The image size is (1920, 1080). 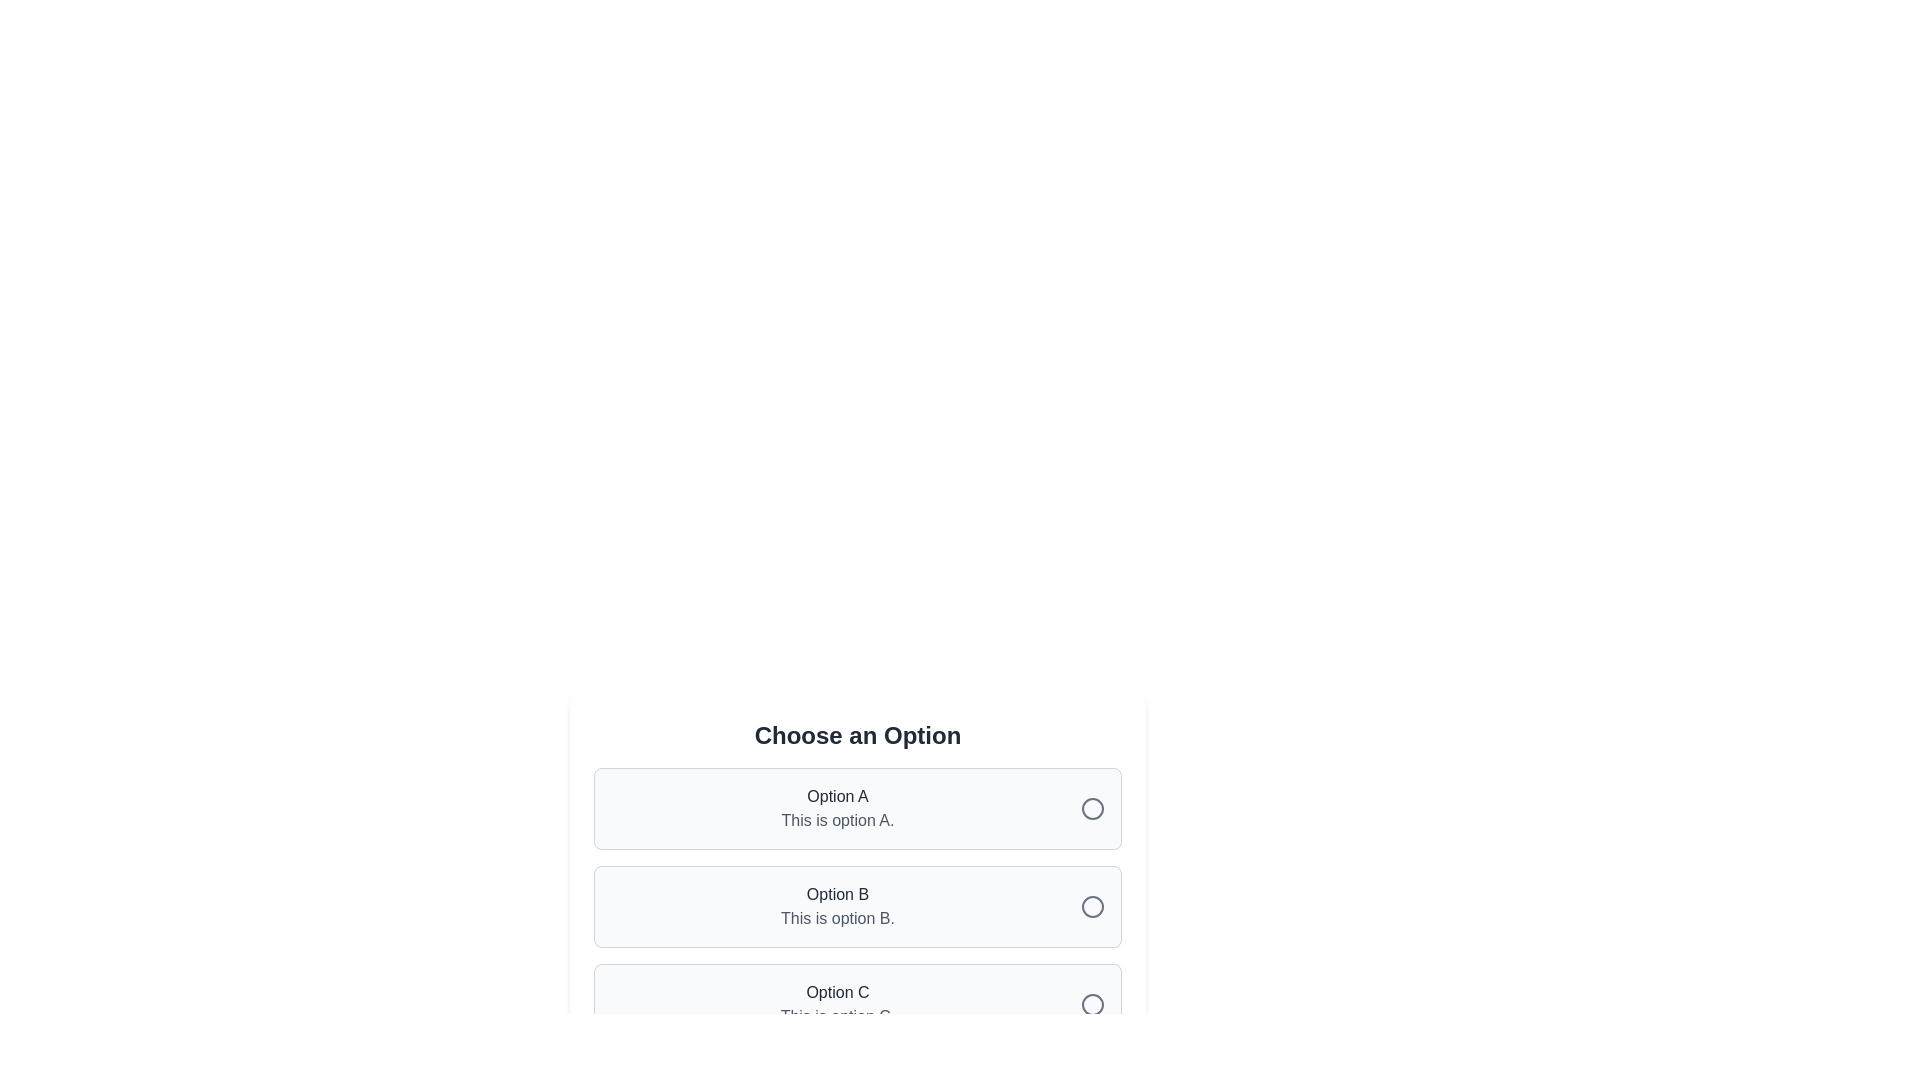 What do you see at coordinates (838, 992) in the screenshot?
I see `the static text label element displaying 'Option C', which is styled with medium font weight and dark gray color, located at the top of the section representing 'Option C'` at bounding box center [838, 992].